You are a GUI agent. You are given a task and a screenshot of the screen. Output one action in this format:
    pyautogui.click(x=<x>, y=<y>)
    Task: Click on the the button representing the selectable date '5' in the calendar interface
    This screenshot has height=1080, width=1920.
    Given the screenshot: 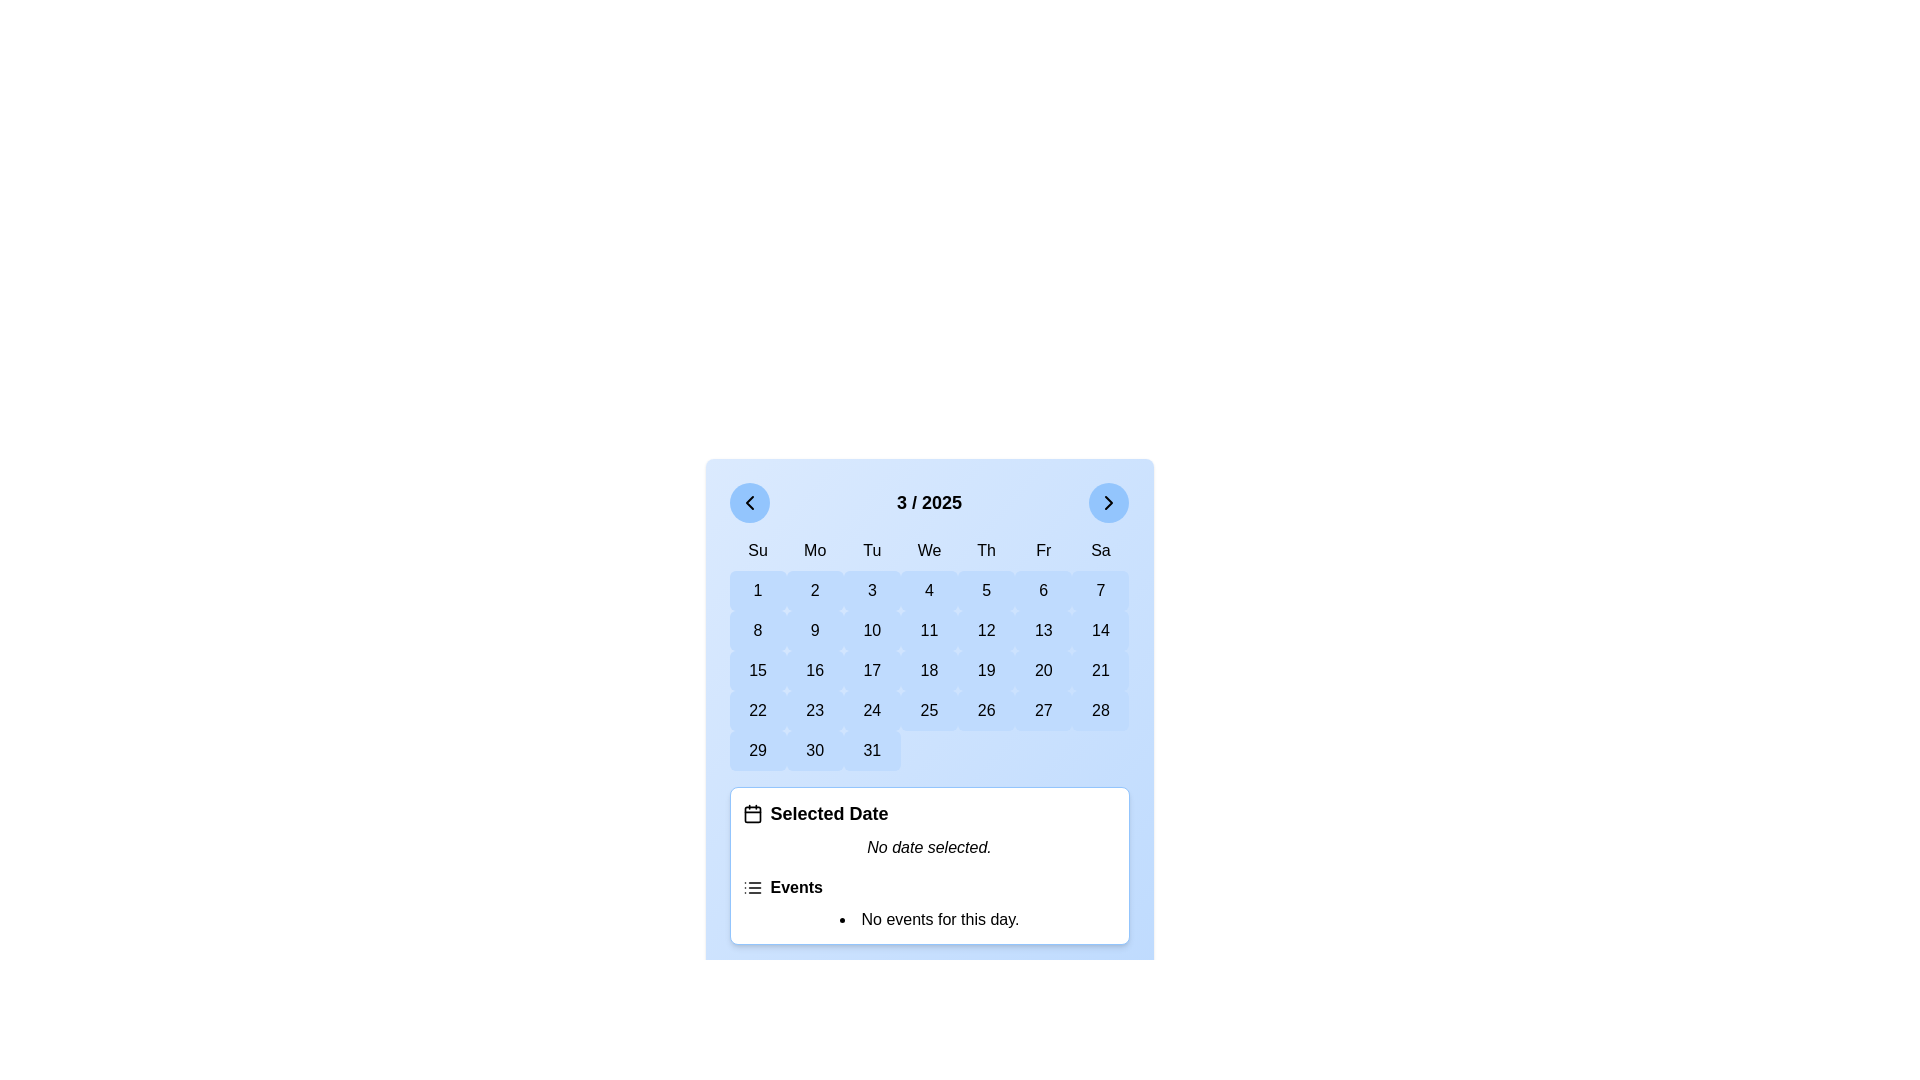 What is the action you would take?
    pyautogui.click(x=986, y=589)
    